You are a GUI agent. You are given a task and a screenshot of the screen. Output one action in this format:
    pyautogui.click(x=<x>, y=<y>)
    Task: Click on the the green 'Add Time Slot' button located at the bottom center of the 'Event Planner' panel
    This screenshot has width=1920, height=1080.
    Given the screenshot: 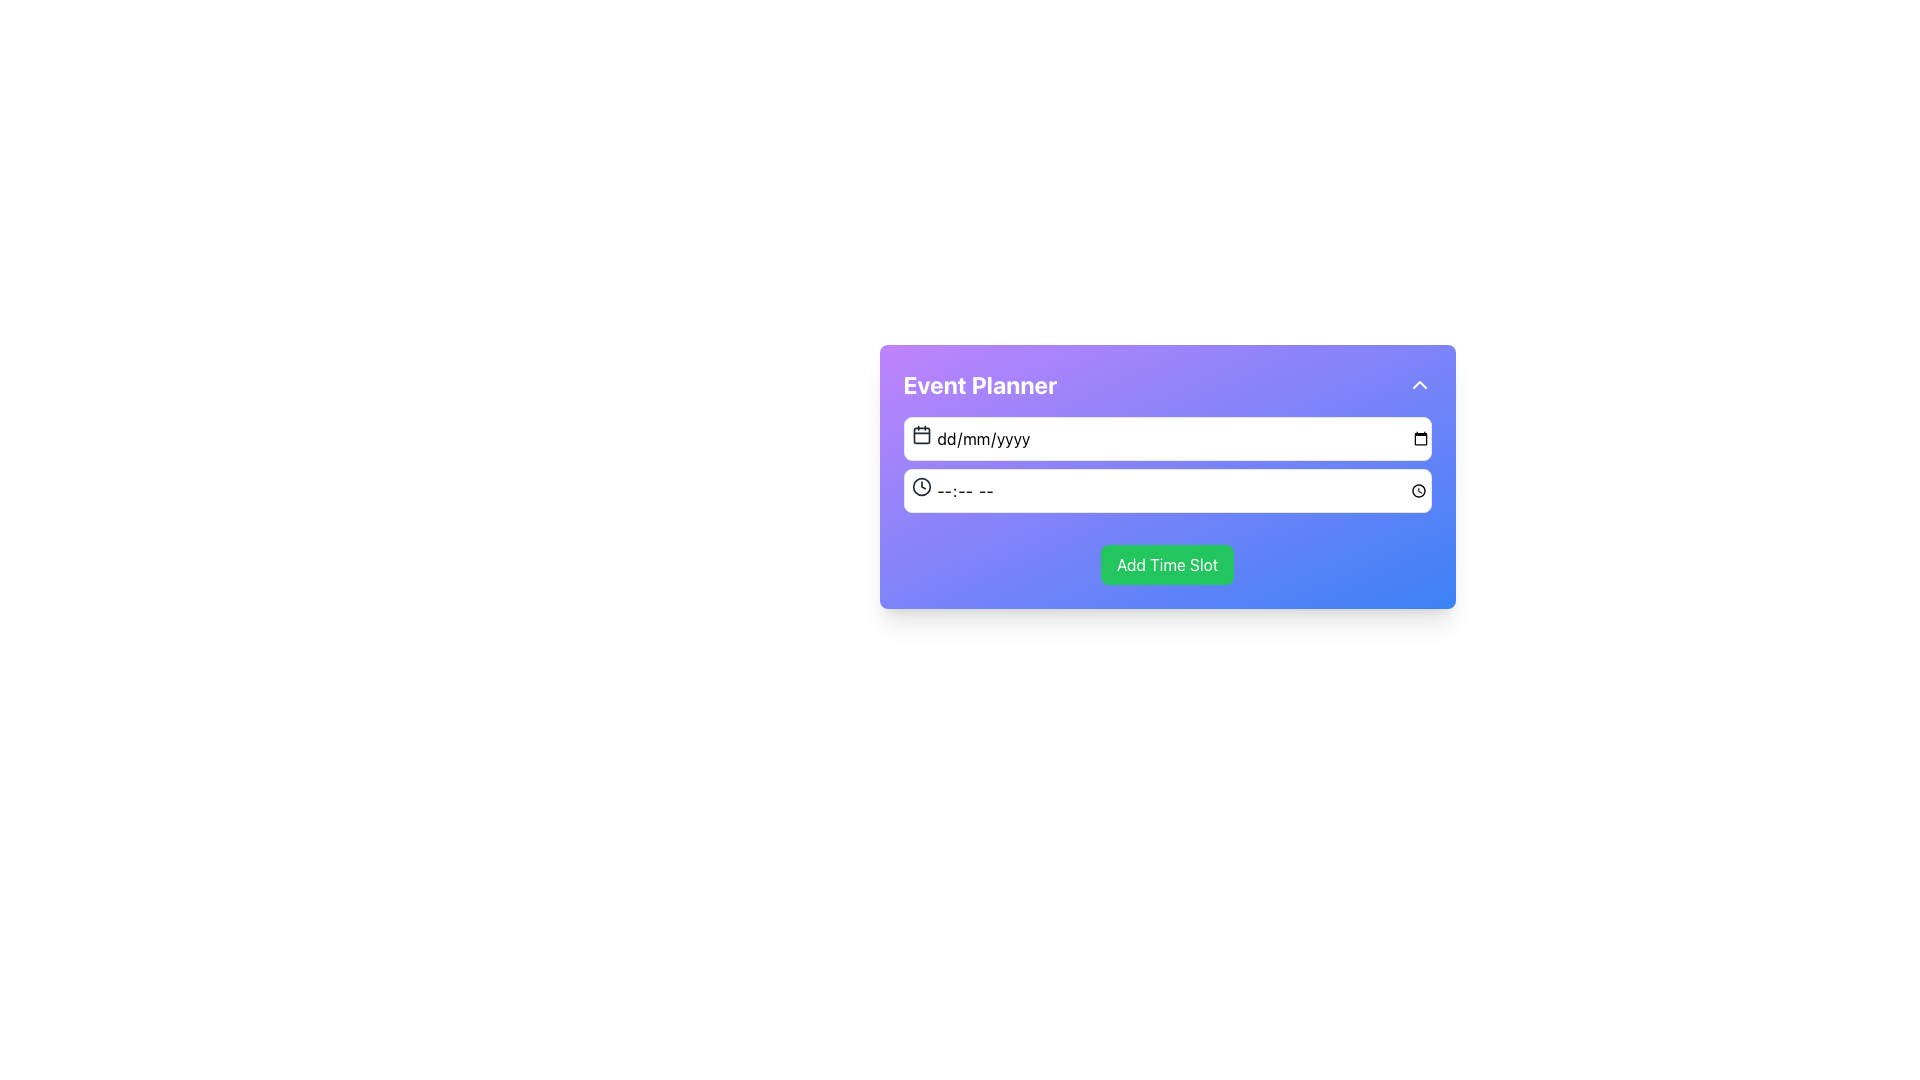 What is the action you would take?
    pyautogui.click(x=1167, y=557)
    